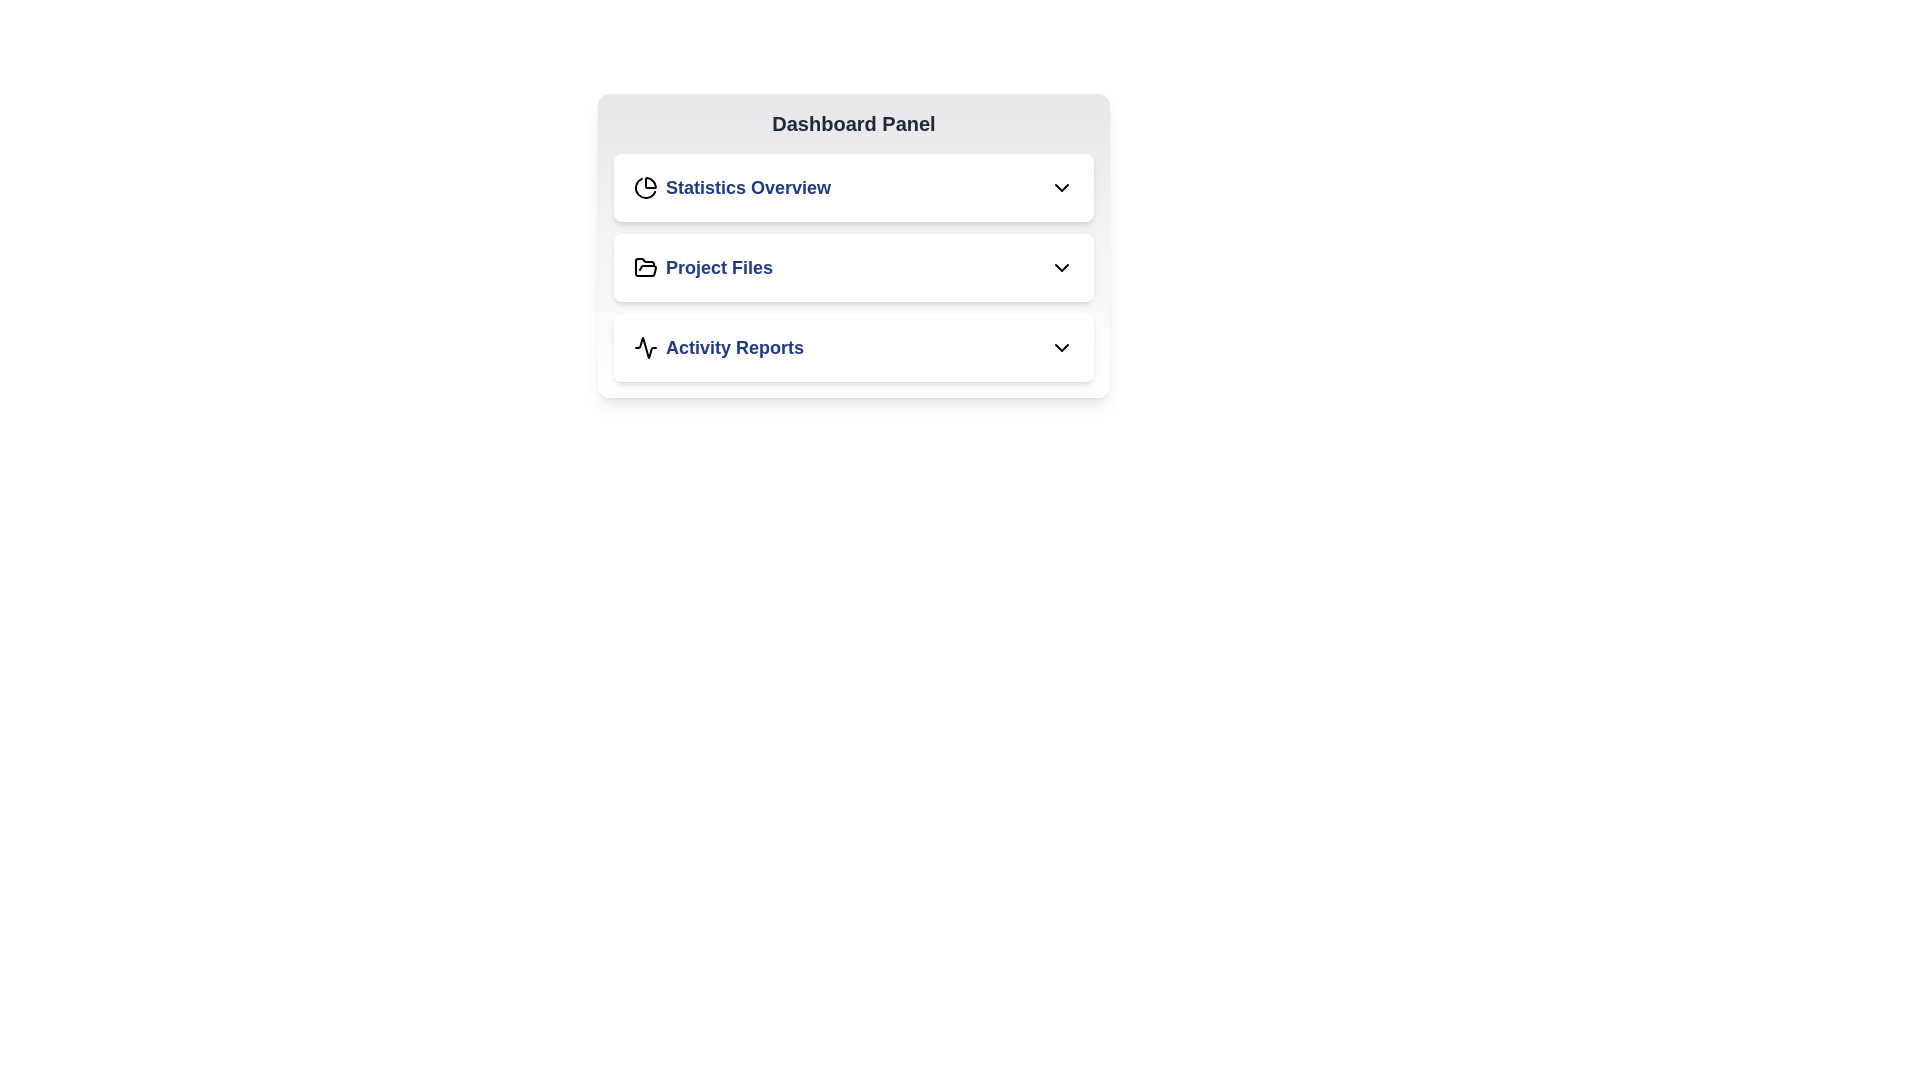 The image size is (1920, 1080). Describe the element at coordinates (854, 346) in the screenshot. I see `the section titled 'Activity Reports' to observe its hover effect` at that location.